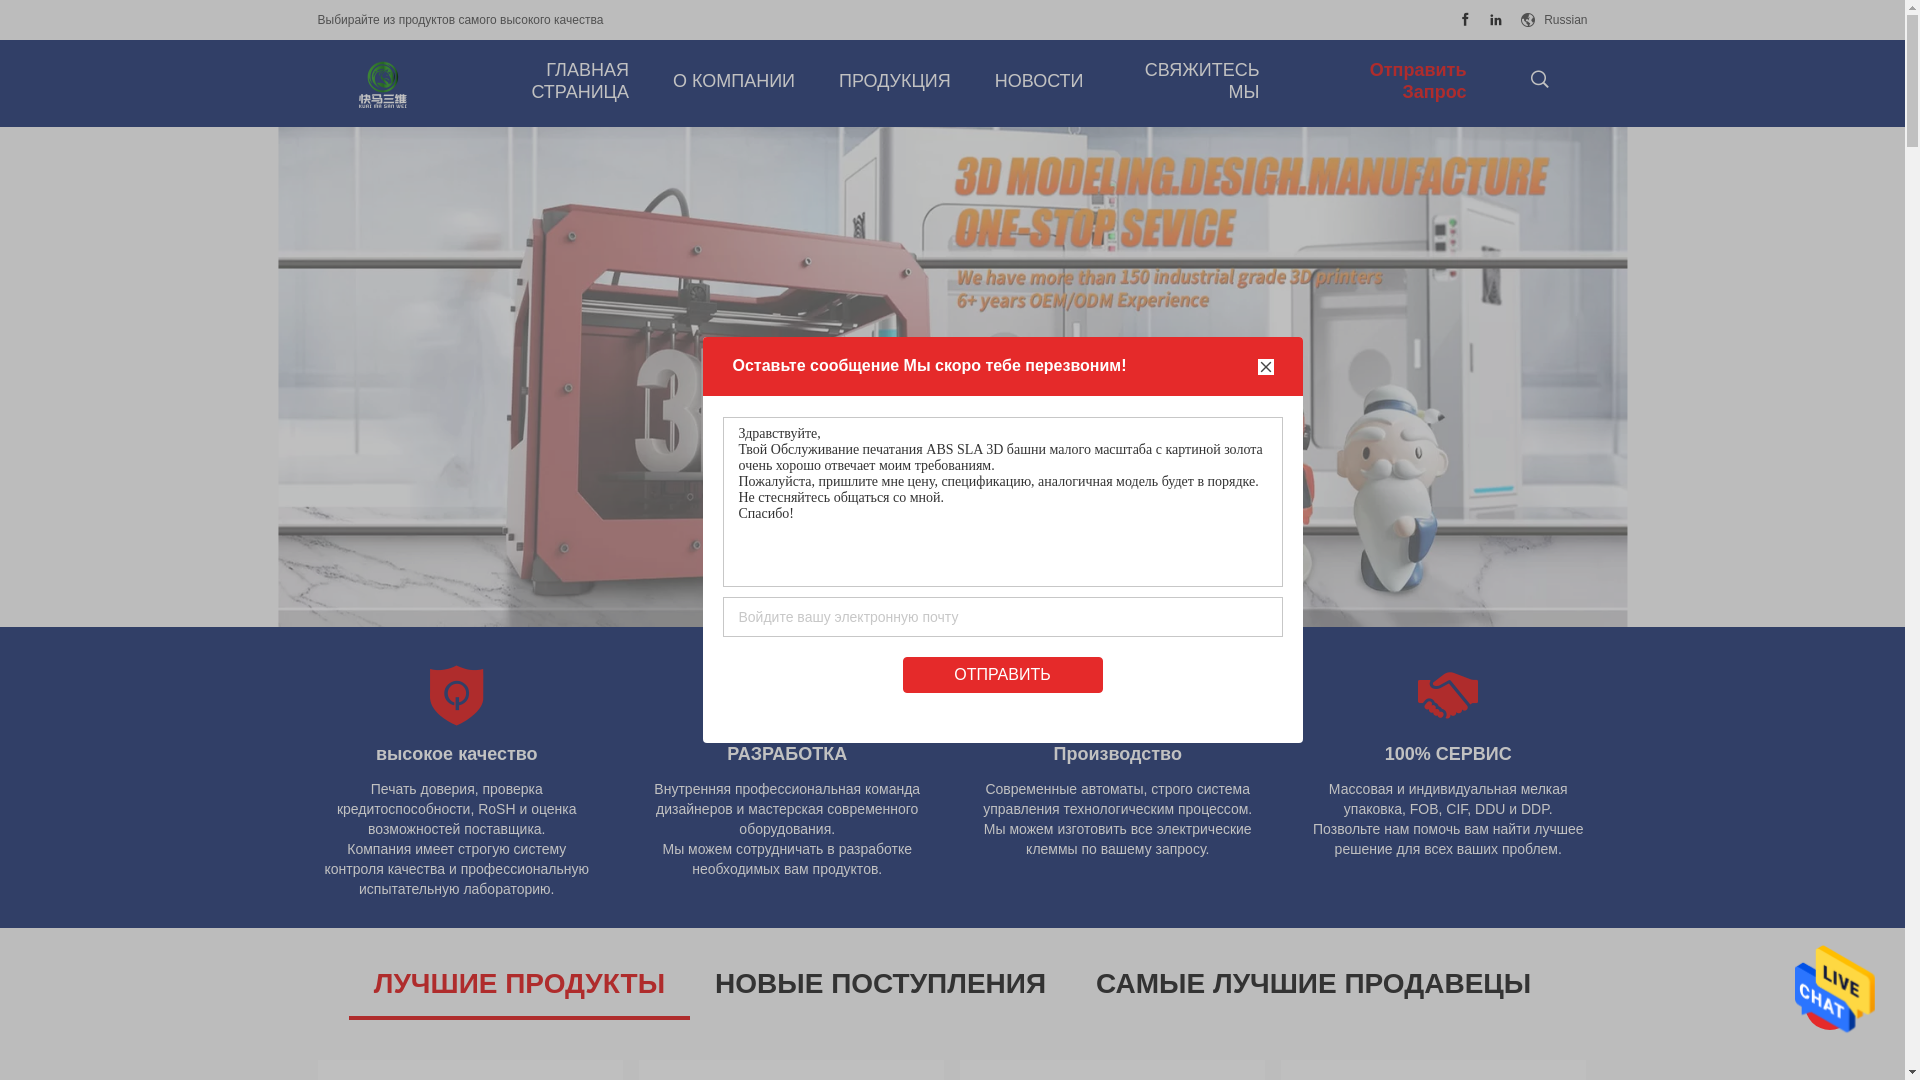 The height and width of the screenshot is (1080, 1920). I want to click on 'Guangdong Kuaima Sanwei Technology Co., Ltd.', so click(383, 83).